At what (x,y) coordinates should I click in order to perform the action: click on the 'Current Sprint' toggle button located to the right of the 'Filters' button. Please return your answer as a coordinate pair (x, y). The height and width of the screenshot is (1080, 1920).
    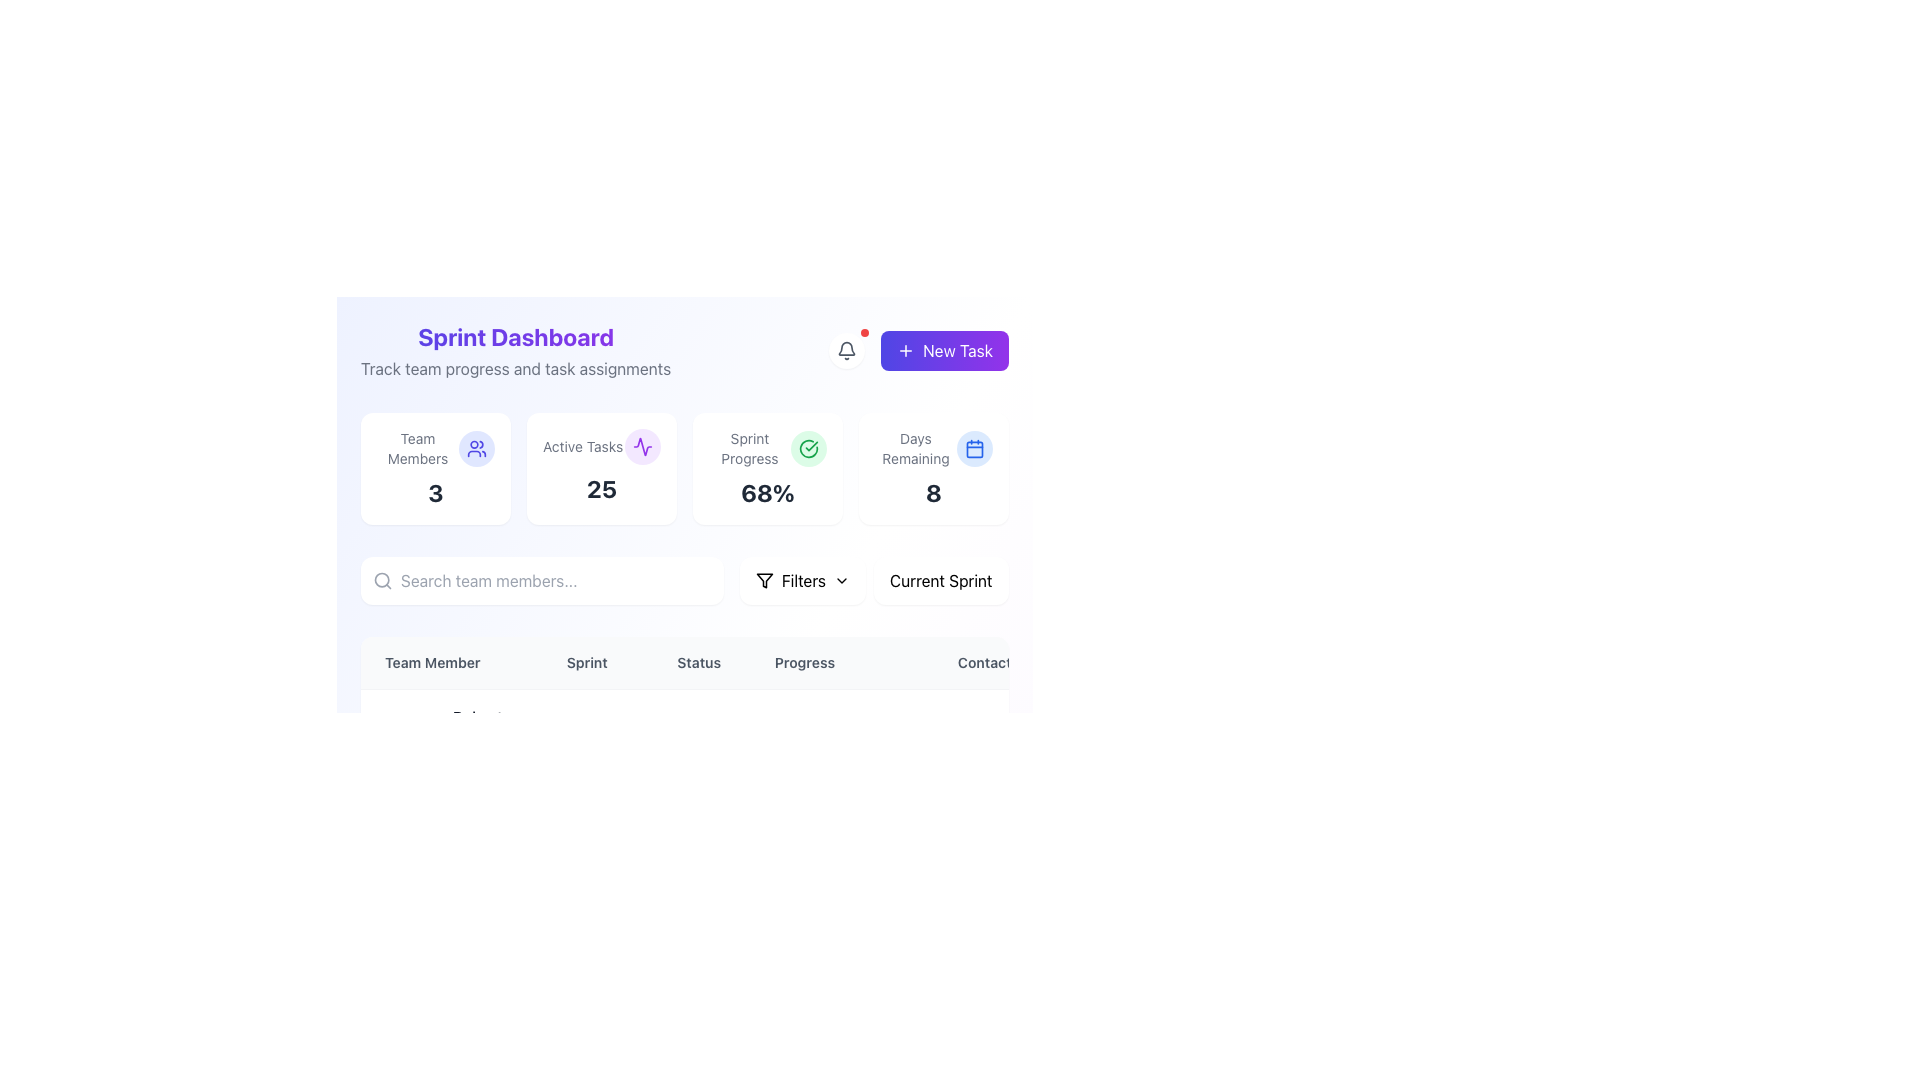
    Looking at the image, I should click on (940, 581).